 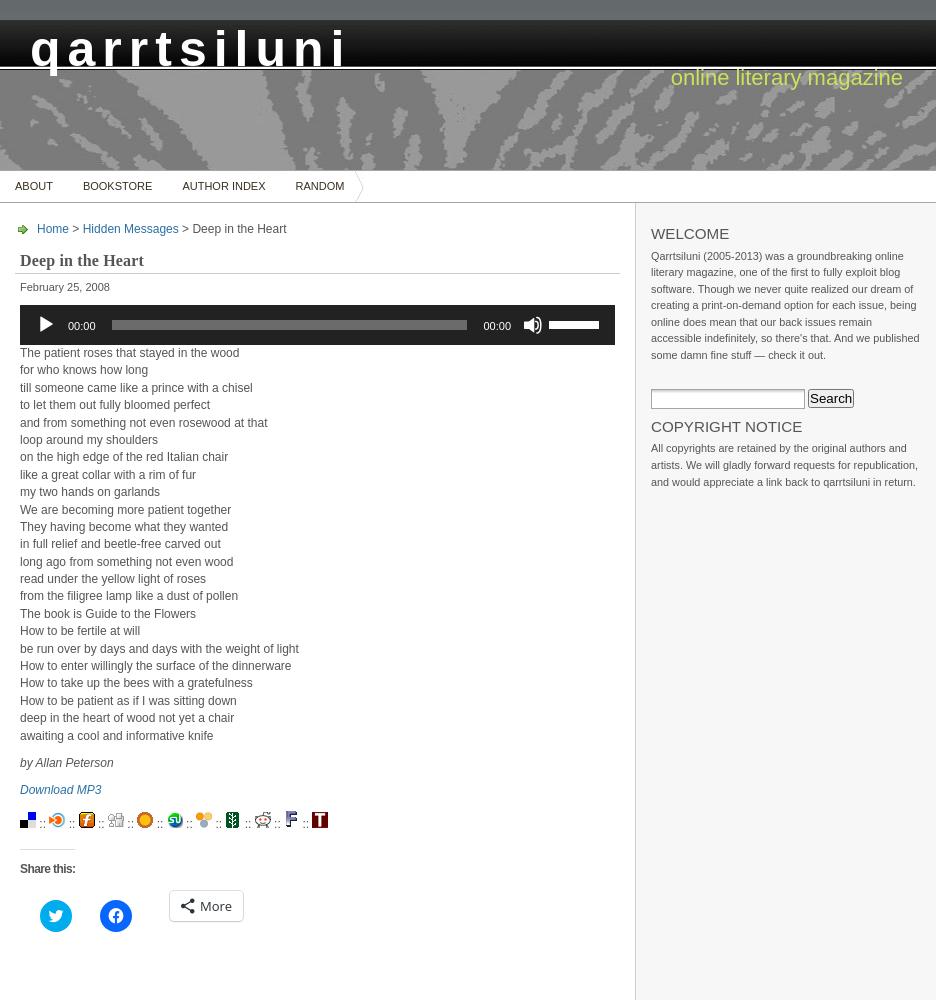 I want to click on 'long ago from something not even wood', so click(x=126, y=561).